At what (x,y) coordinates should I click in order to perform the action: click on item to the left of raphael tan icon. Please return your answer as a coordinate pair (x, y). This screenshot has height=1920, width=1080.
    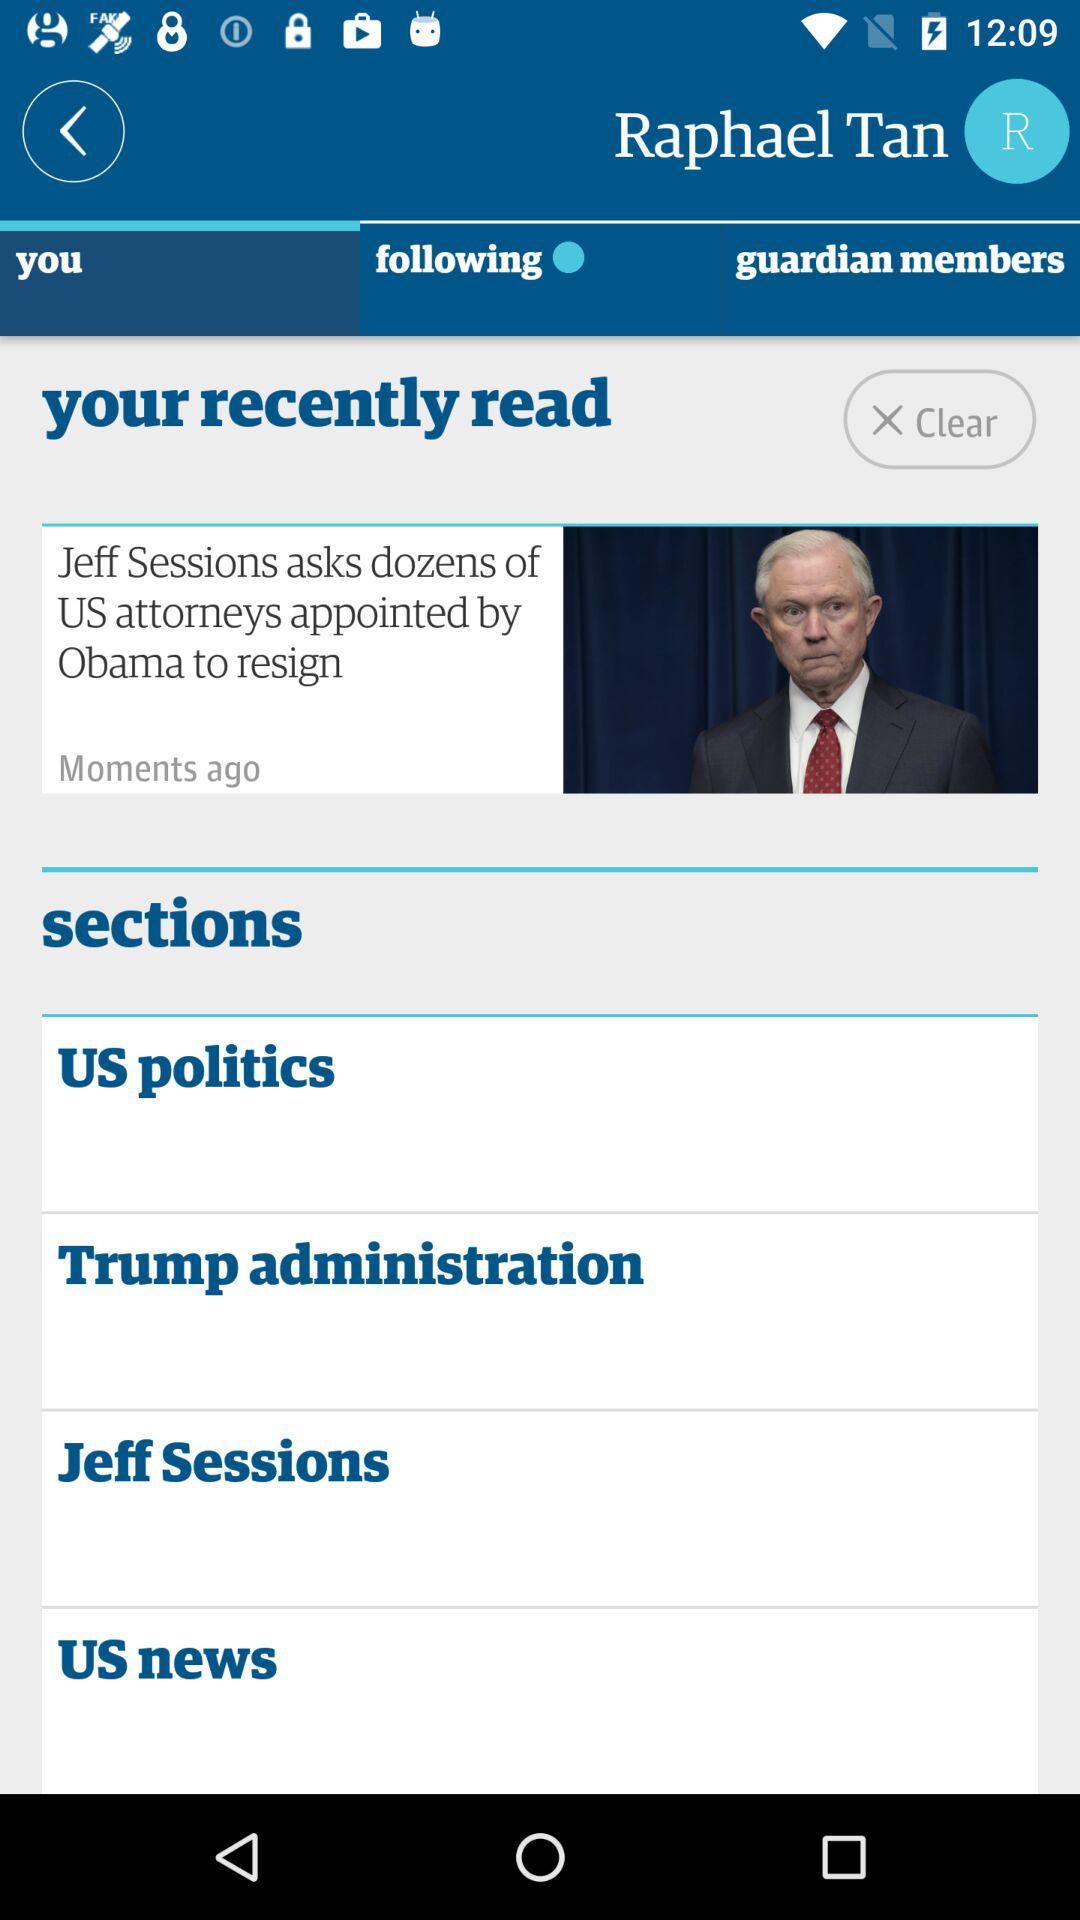
    Looking at the image, I should click on (72, 130).